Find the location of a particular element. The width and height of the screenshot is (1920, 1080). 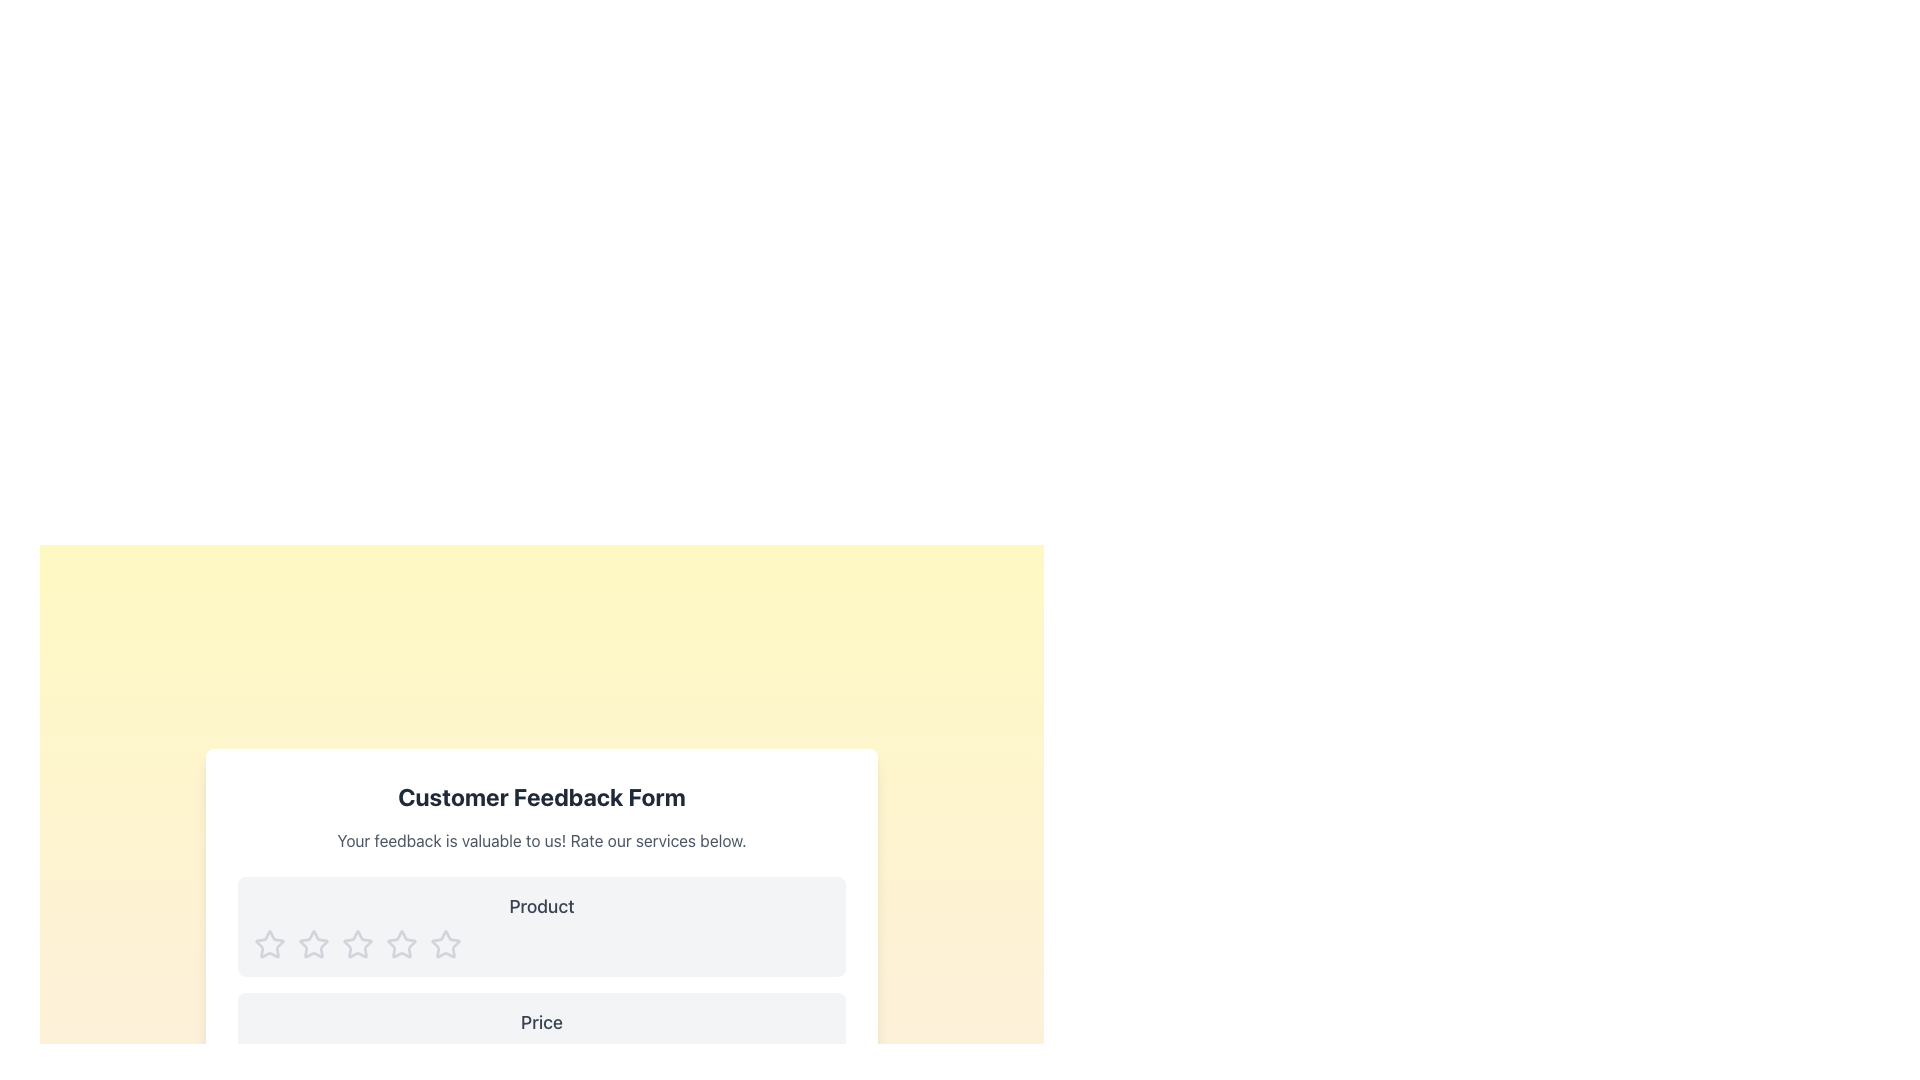

the third rating star icon is located at coordinates (401, 944).